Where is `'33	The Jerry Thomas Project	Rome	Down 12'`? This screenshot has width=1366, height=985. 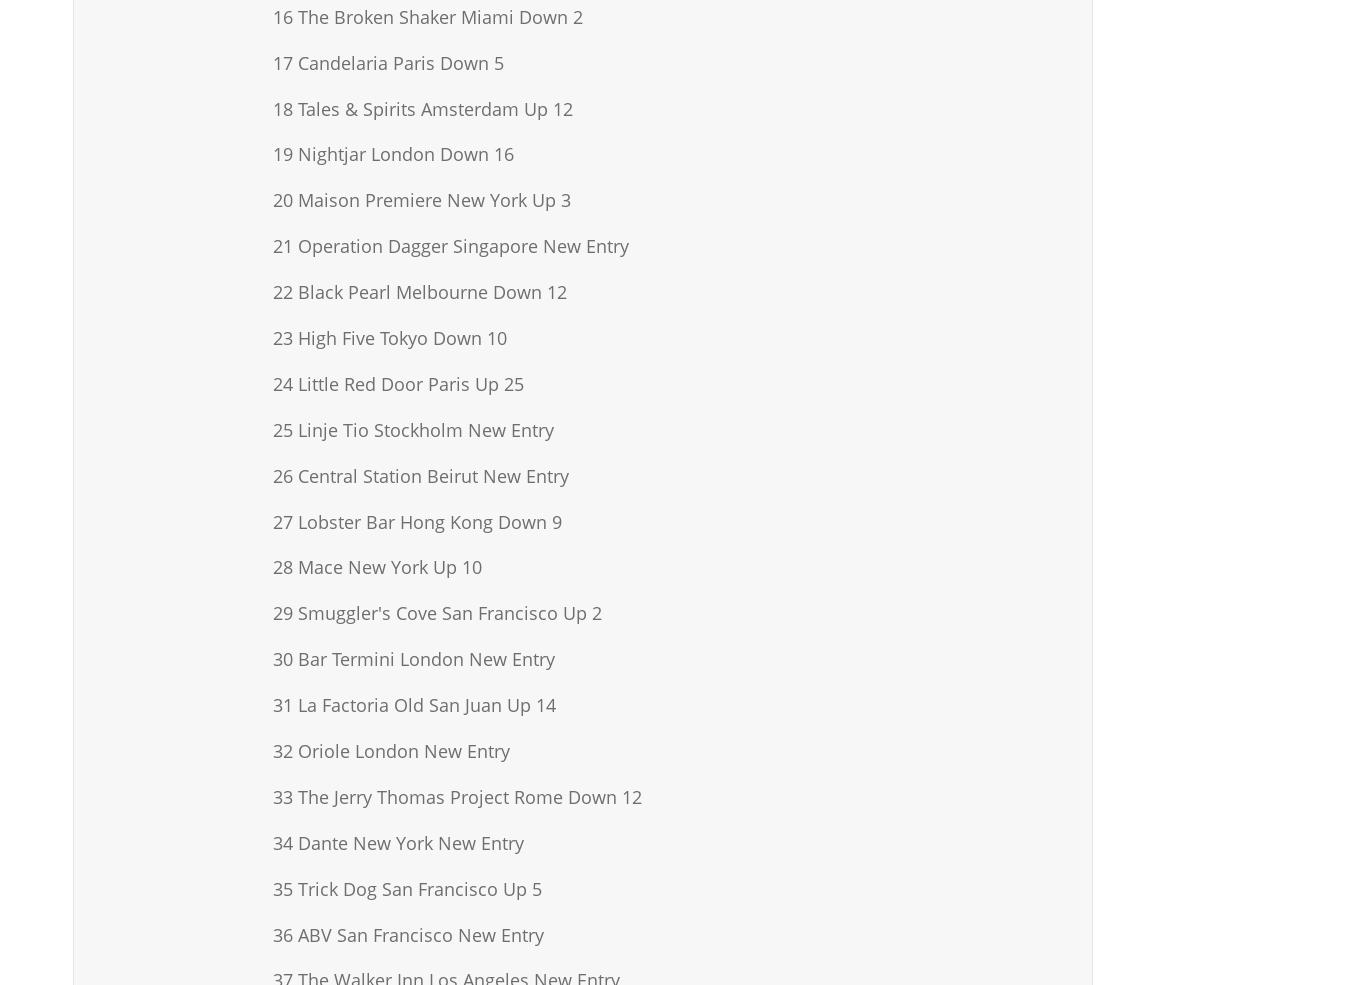
'33	The Jerry Thomas Project	Rome	Down 12' is located at coordinates (457, 794).